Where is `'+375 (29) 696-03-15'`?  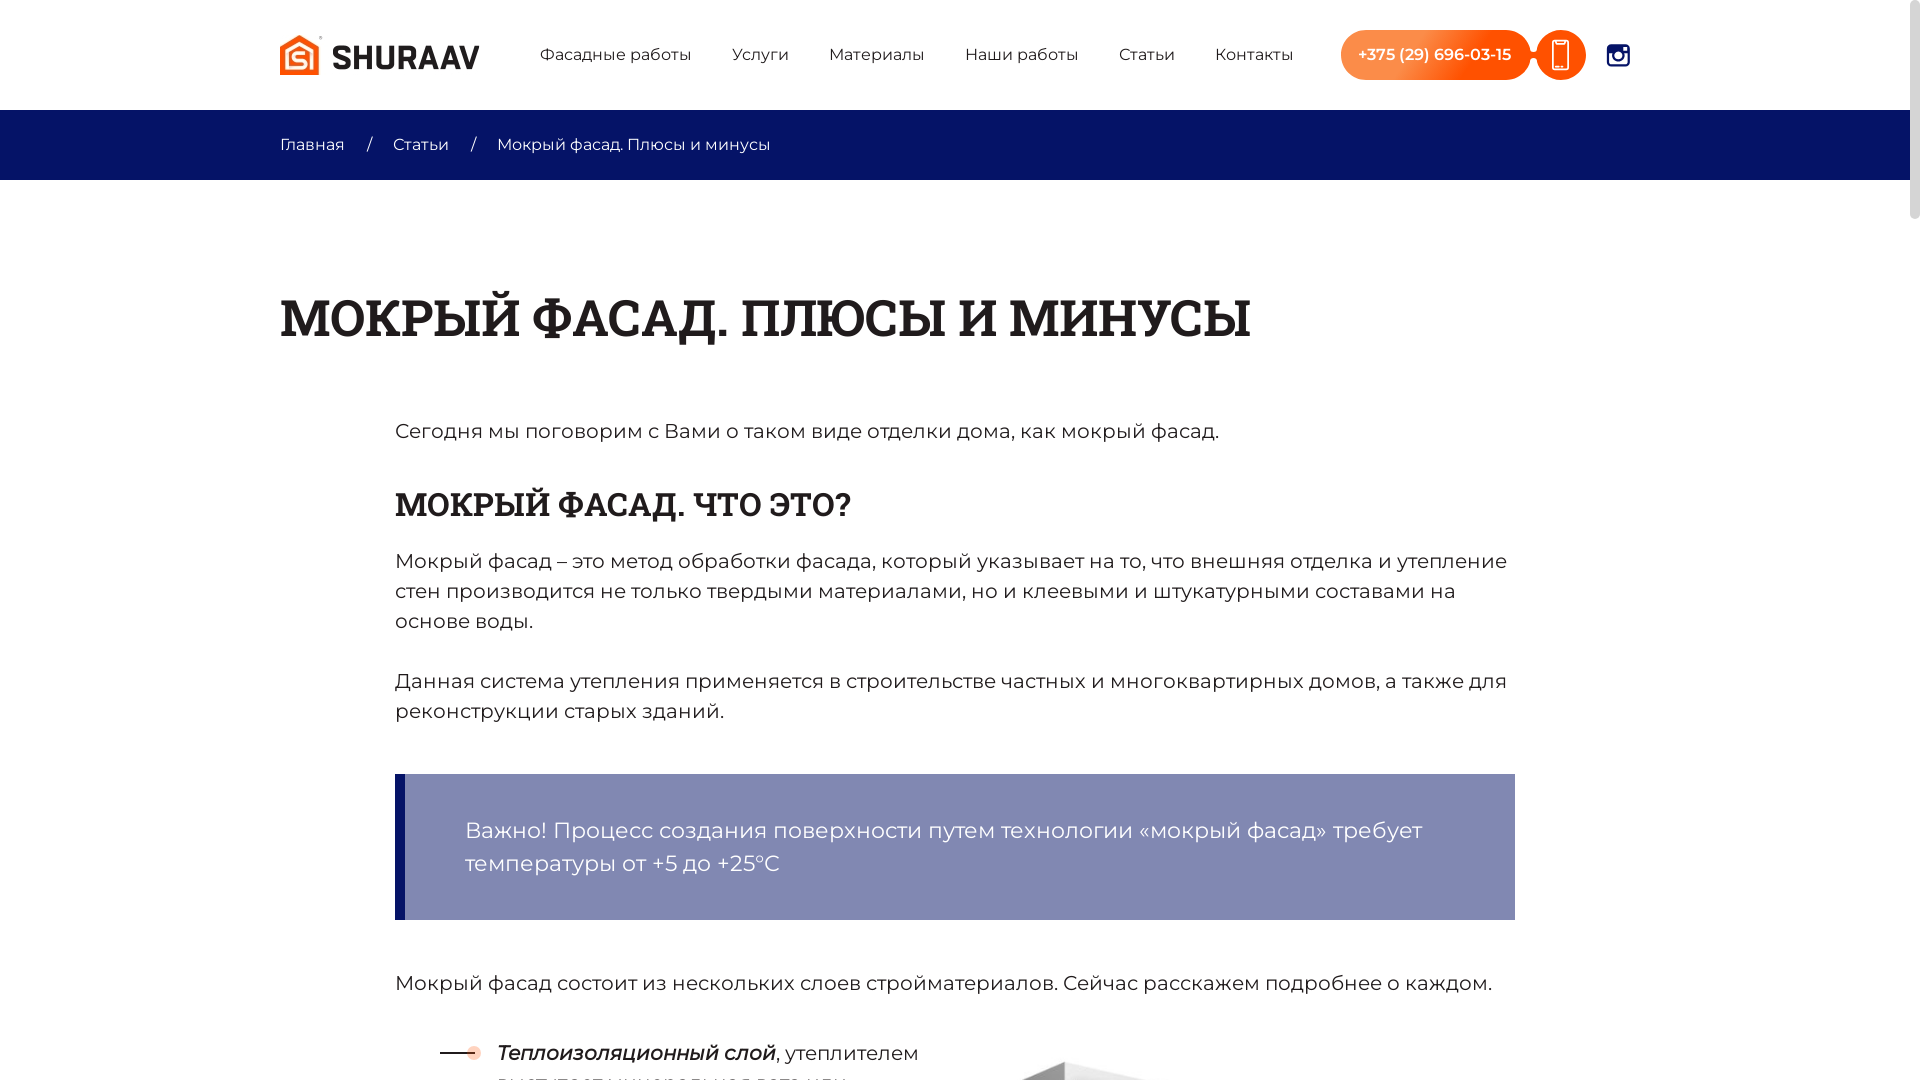 '+375 (29) 696-03-15' is located at coordinates (1340, 53).